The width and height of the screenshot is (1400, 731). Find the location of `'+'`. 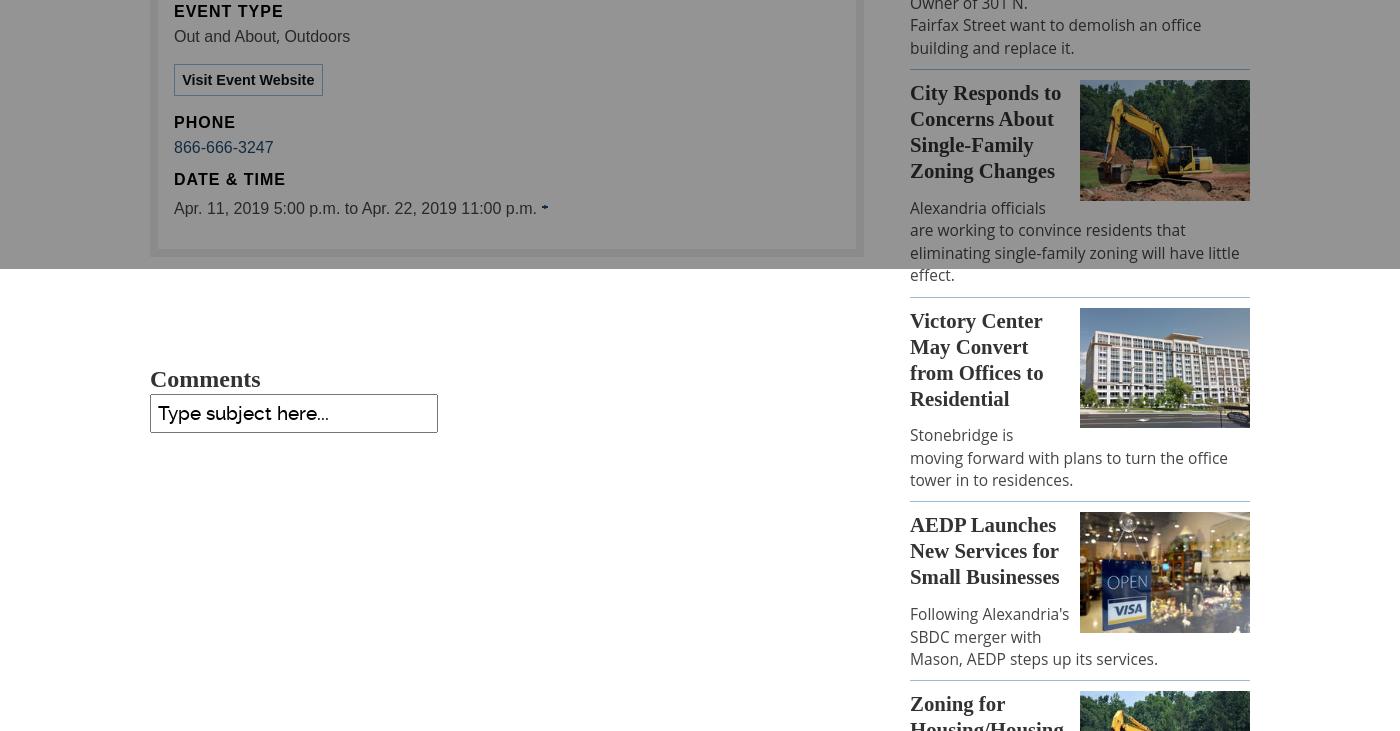

'+' is located at coordinates (540, 207).